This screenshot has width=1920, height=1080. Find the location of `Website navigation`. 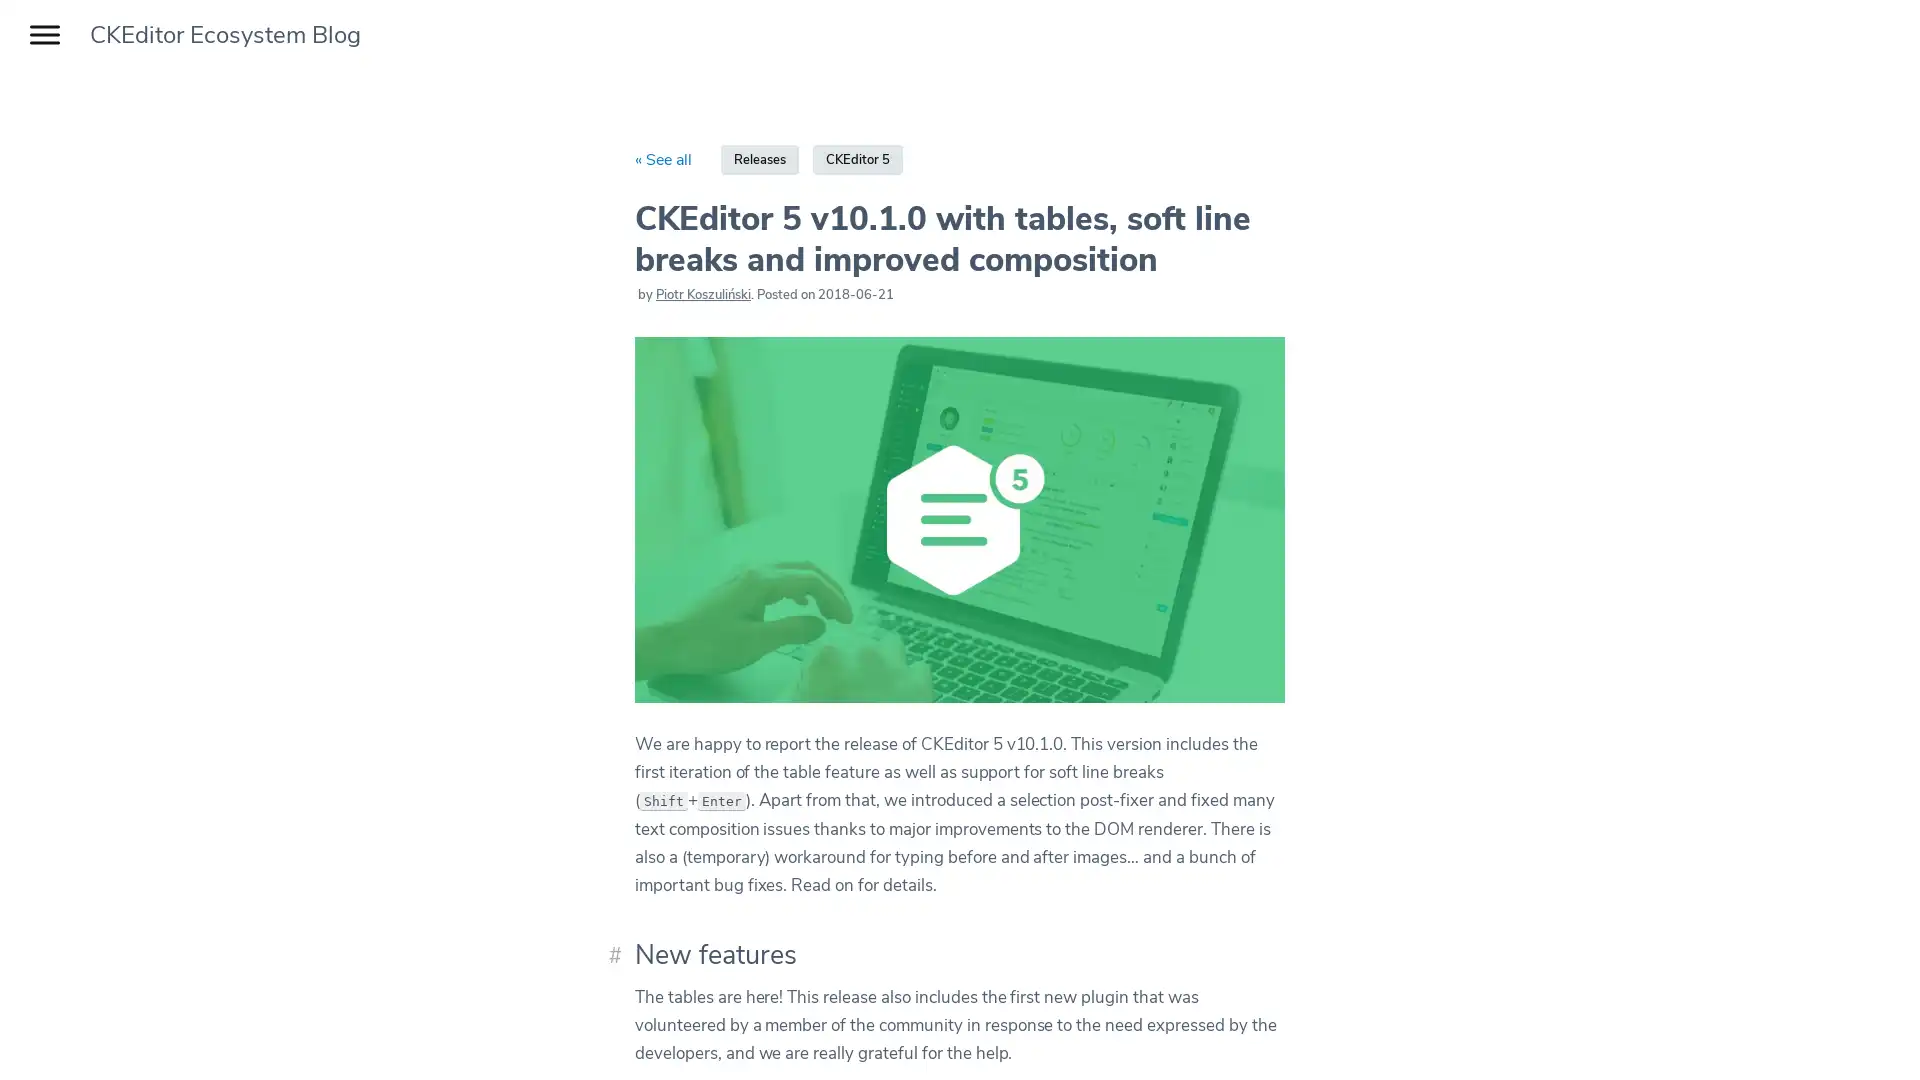

Website navigation is located at coordinates (44, 34).